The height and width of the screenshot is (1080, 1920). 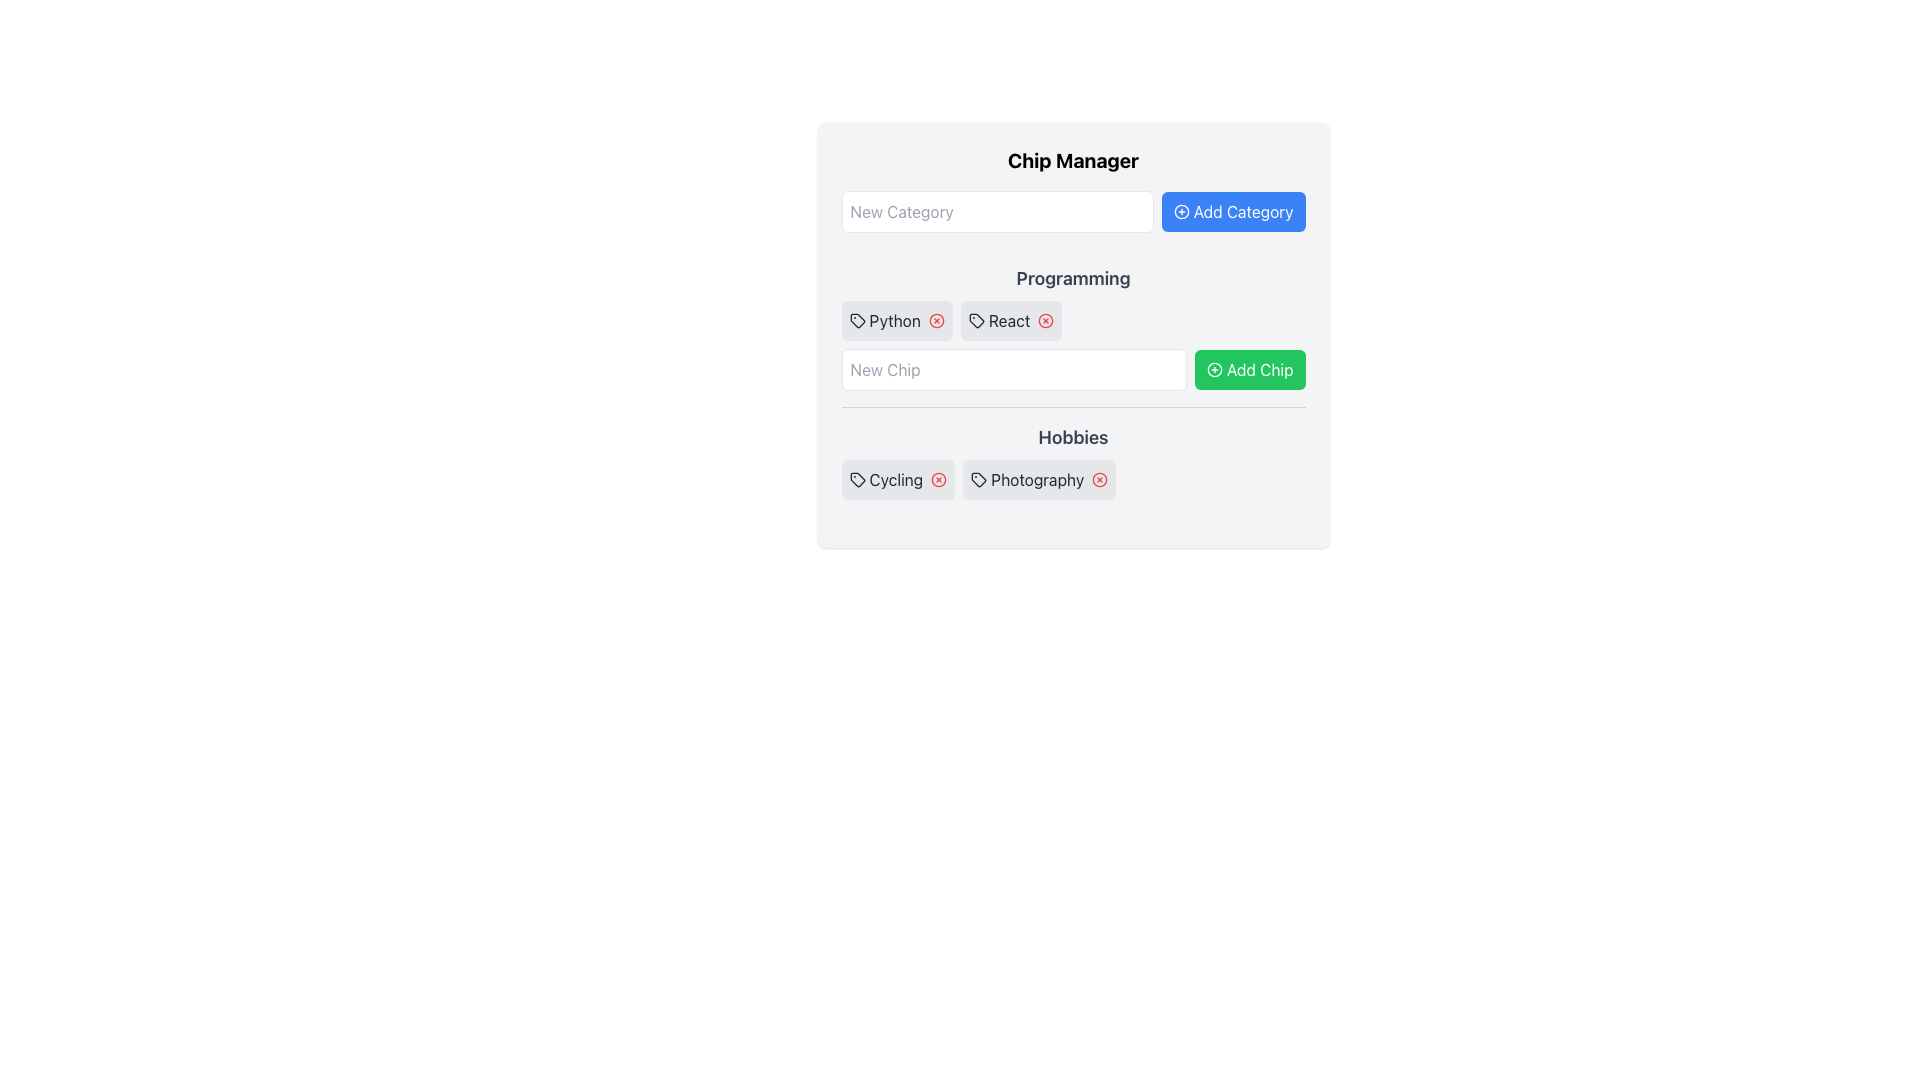 I want to click on the tag icon styled as a compact design with a pointed corner and a small circle cutout, located within the 'React' chip in the Programming section, so click(x=976, y=319).